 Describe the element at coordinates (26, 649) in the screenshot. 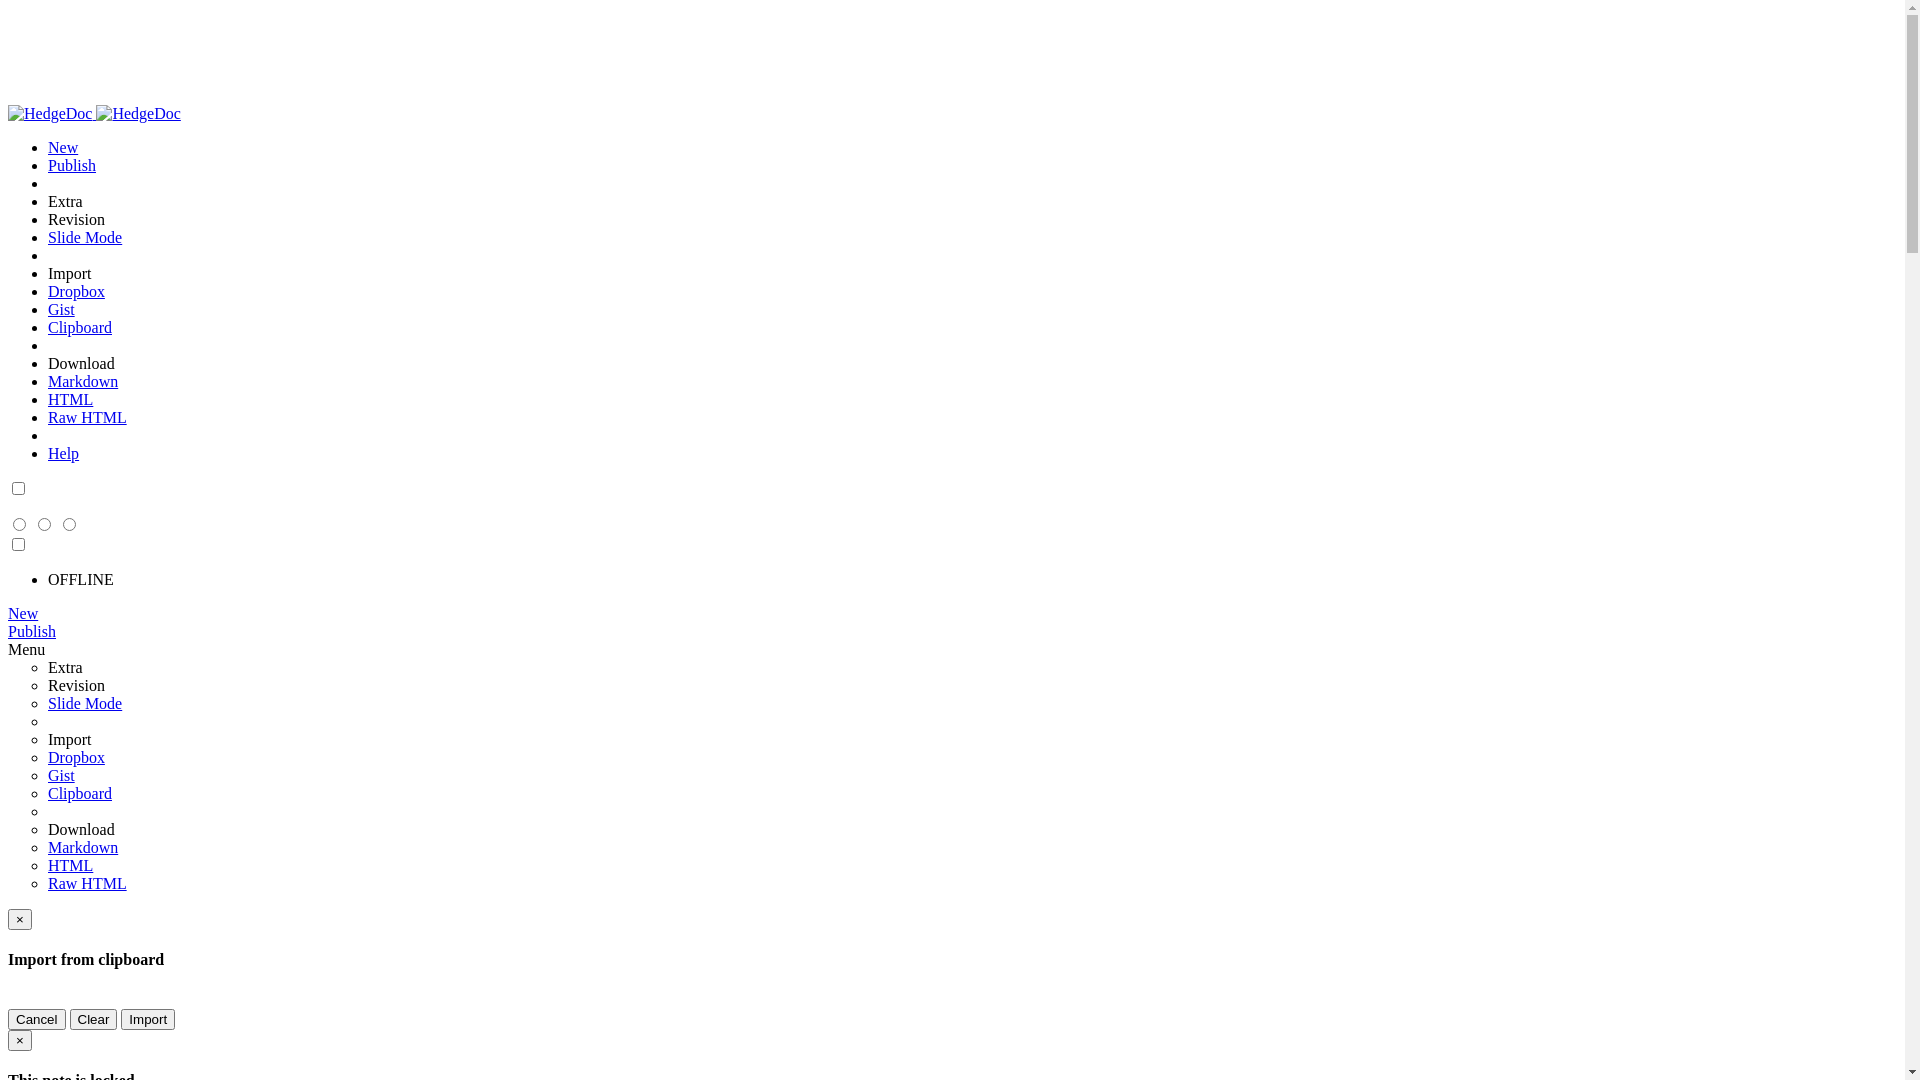

I see `'Menu'` at that location.